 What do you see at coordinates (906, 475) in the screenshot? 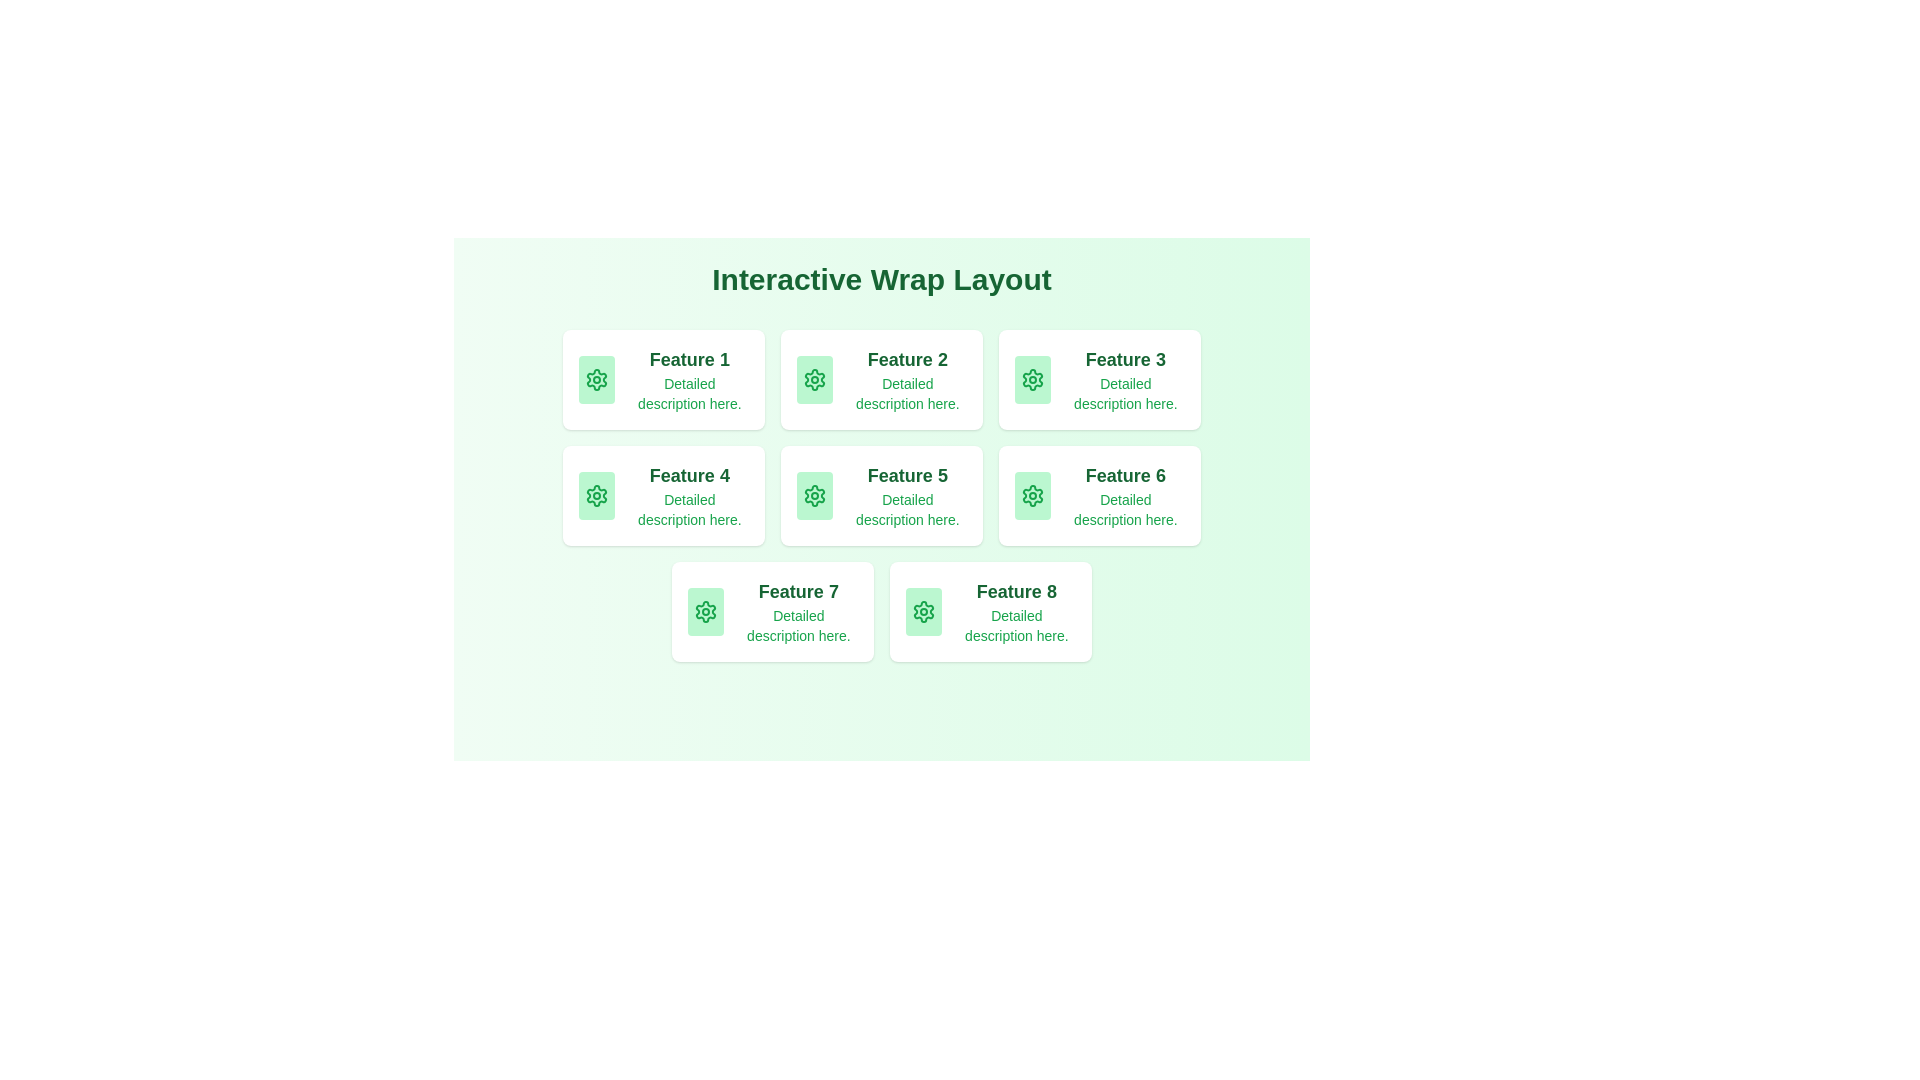
I see `the title text representing the fifth feature in the grid layout to check for a tooltip or interaction` at bounding box center [906, 475].